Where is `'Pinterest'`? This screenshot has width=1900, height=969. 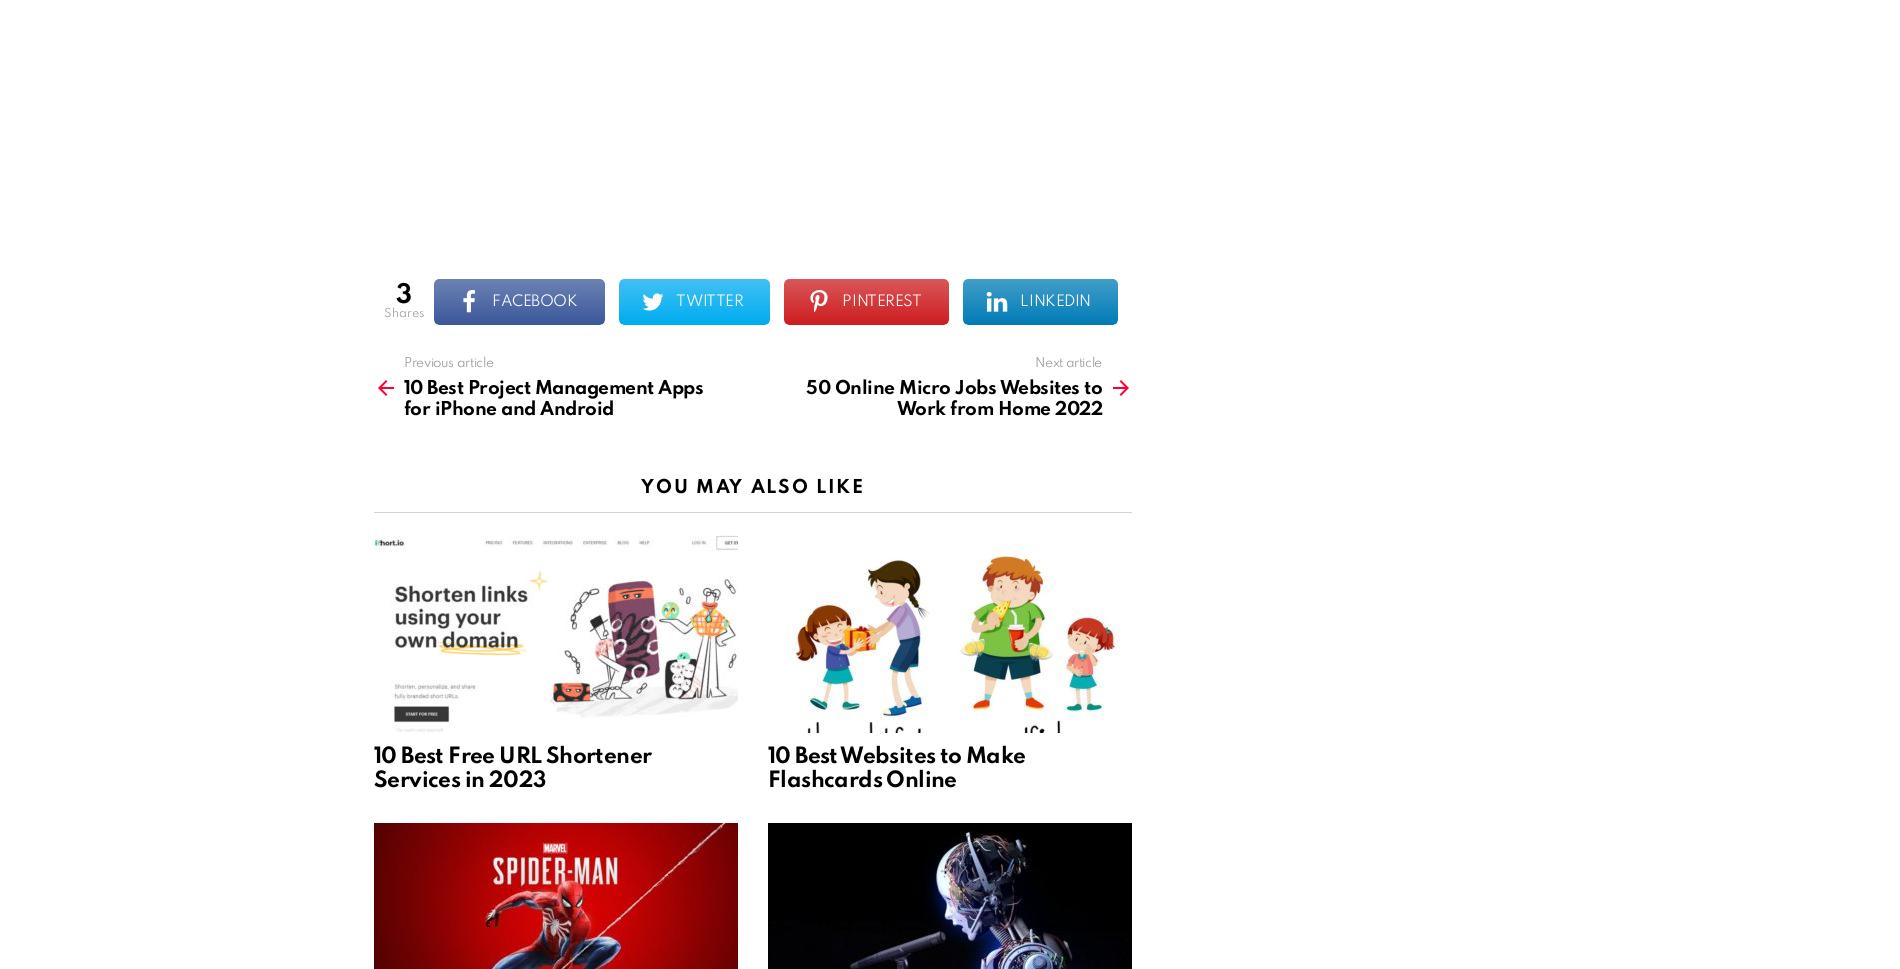
'Pinterest' is located at coordinates (880, 302).